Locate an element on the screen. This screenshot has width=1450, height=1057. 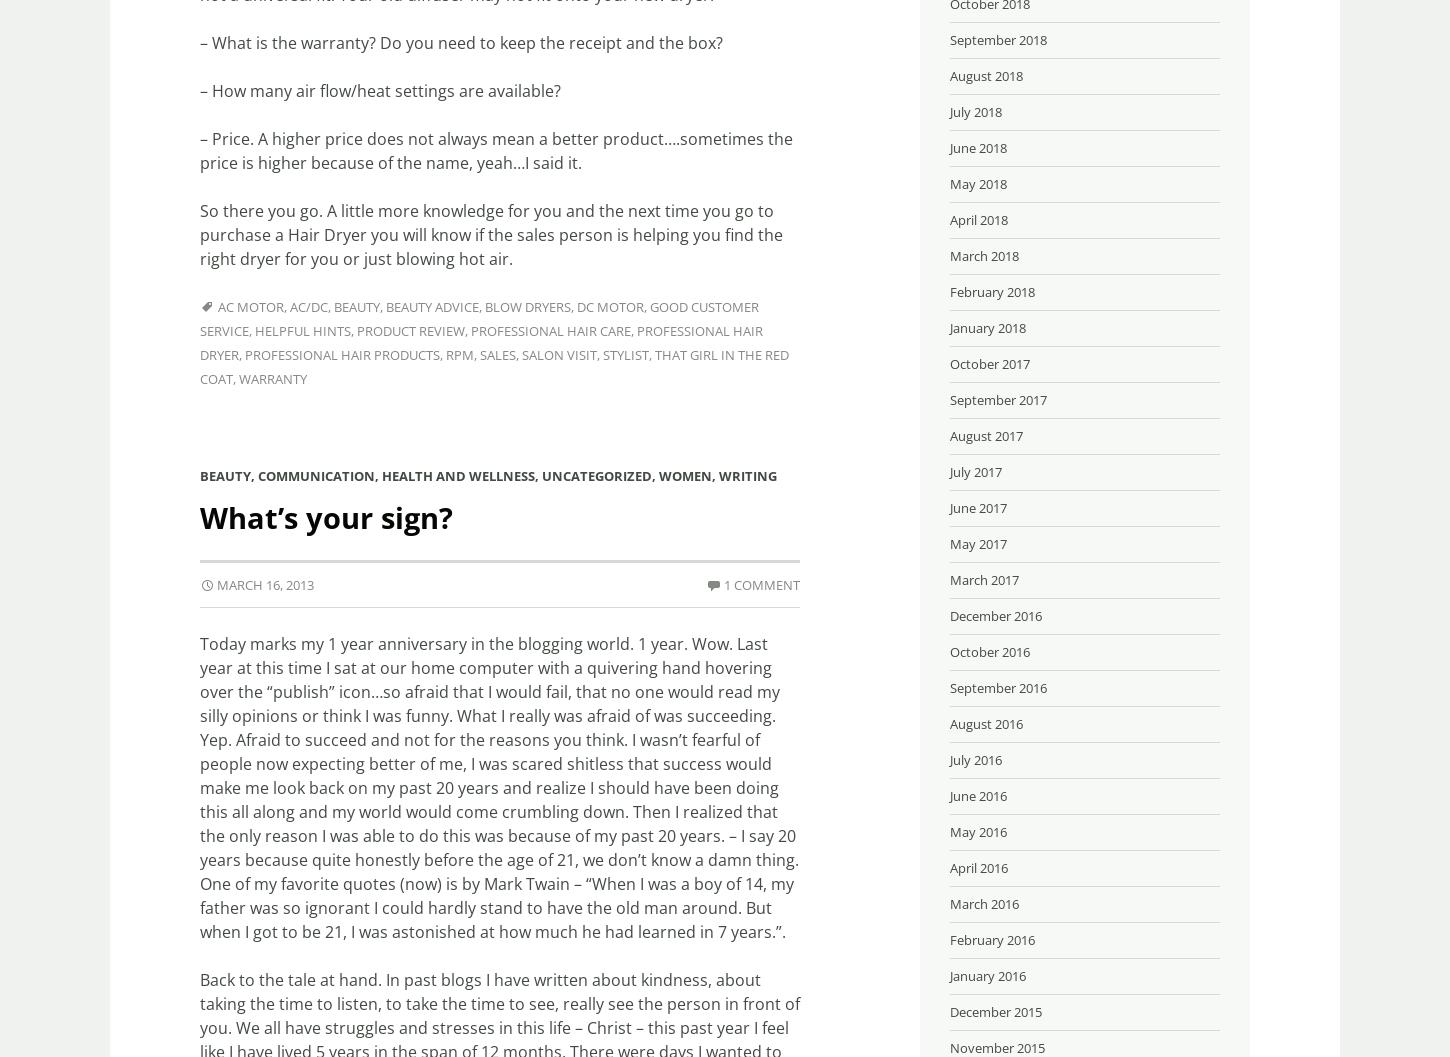
'May 2018' is located at coordinates (978, 184).